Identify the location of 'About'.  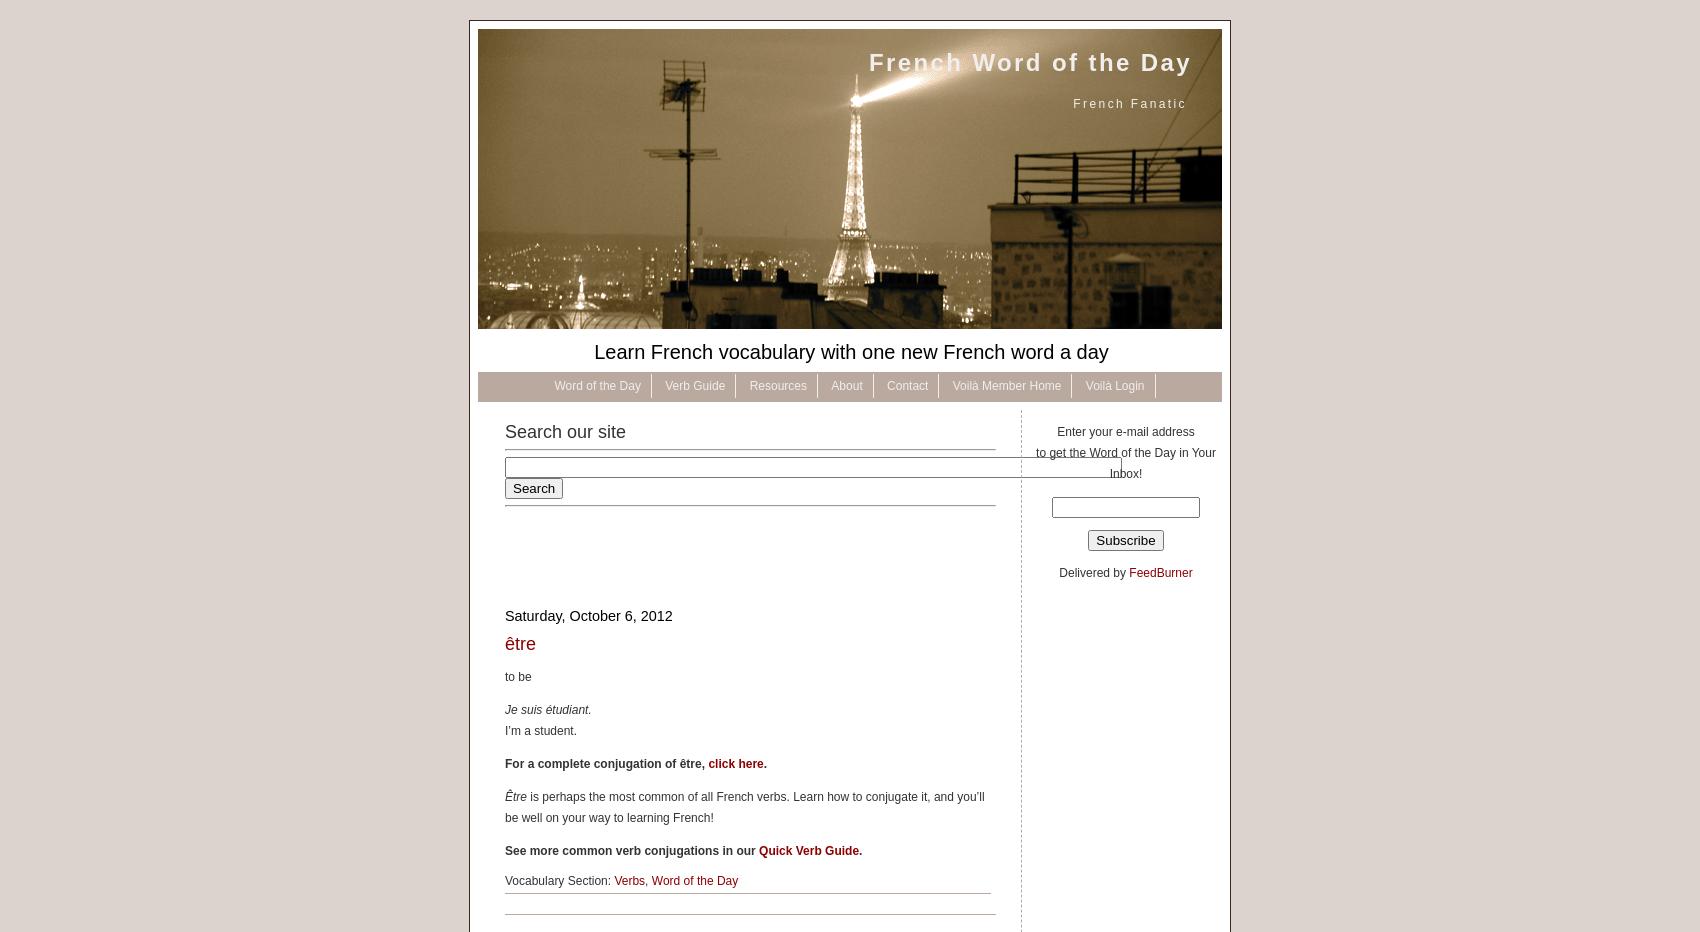
(845, 385).